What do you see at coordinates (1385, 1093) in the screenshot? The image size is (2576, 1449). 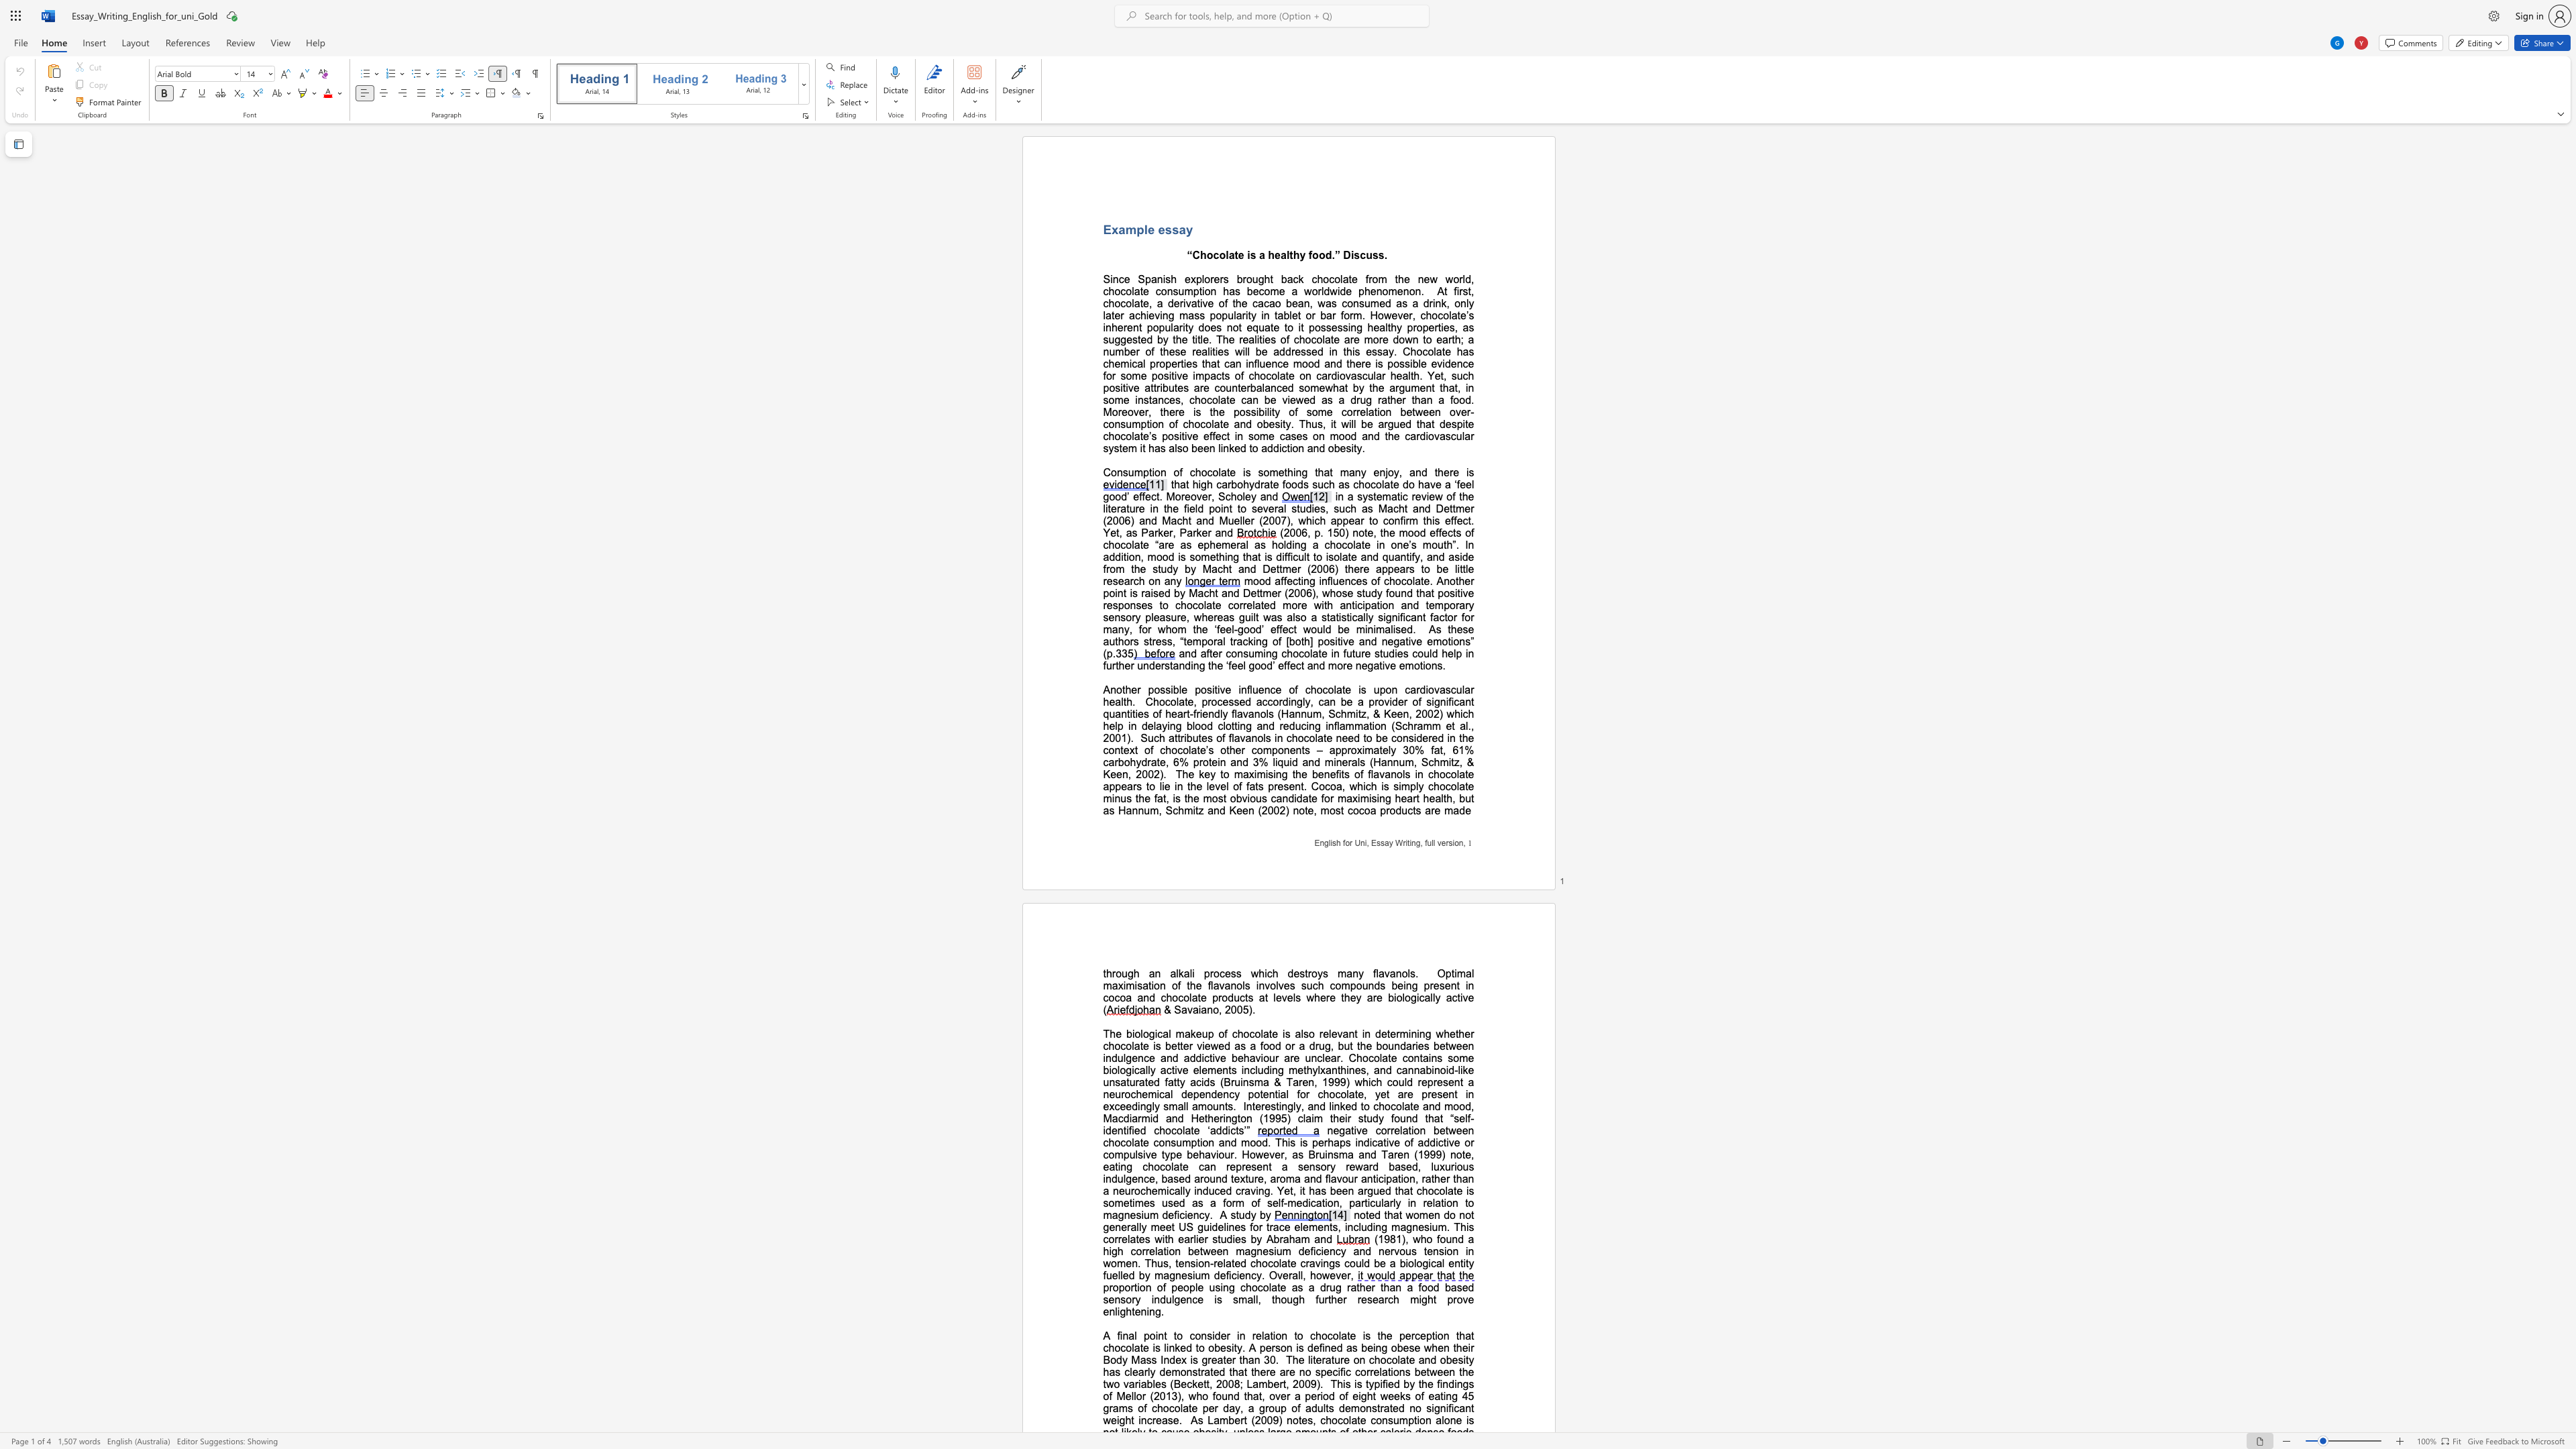 I see `the subset text "t ar" within the text "a neurochemical dependency potential for chocolate, yet are present in exceedingly small amounts"` at bounding box center [1385, 1093].